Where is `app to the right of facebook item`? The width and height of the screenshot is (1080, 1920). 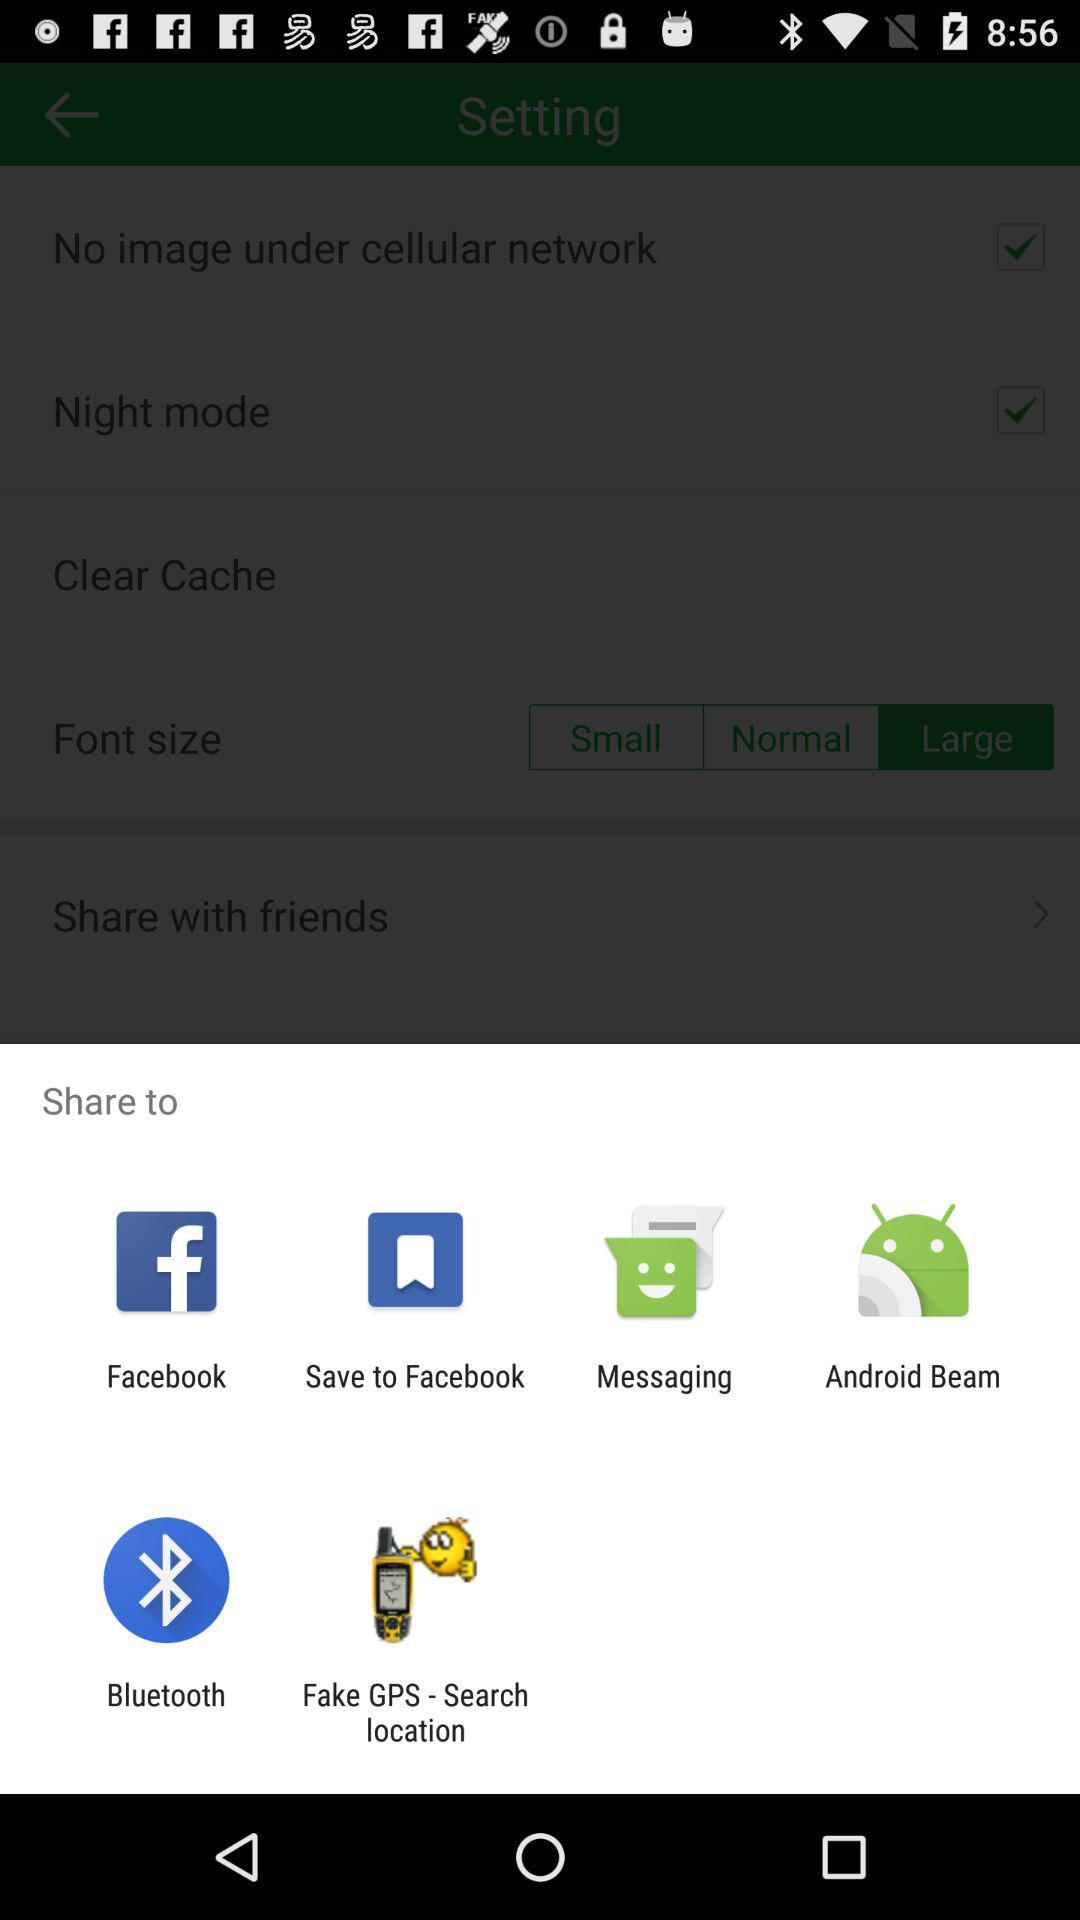
app to the right of facebook item is located at coordinates (414, 1392).